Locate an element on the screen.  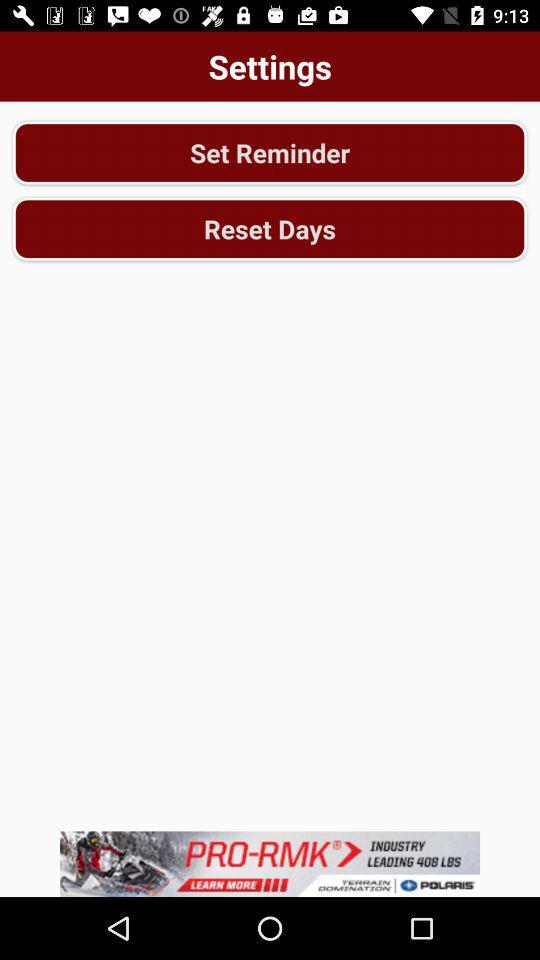
advertisement page is located at coordinates (270, 863).